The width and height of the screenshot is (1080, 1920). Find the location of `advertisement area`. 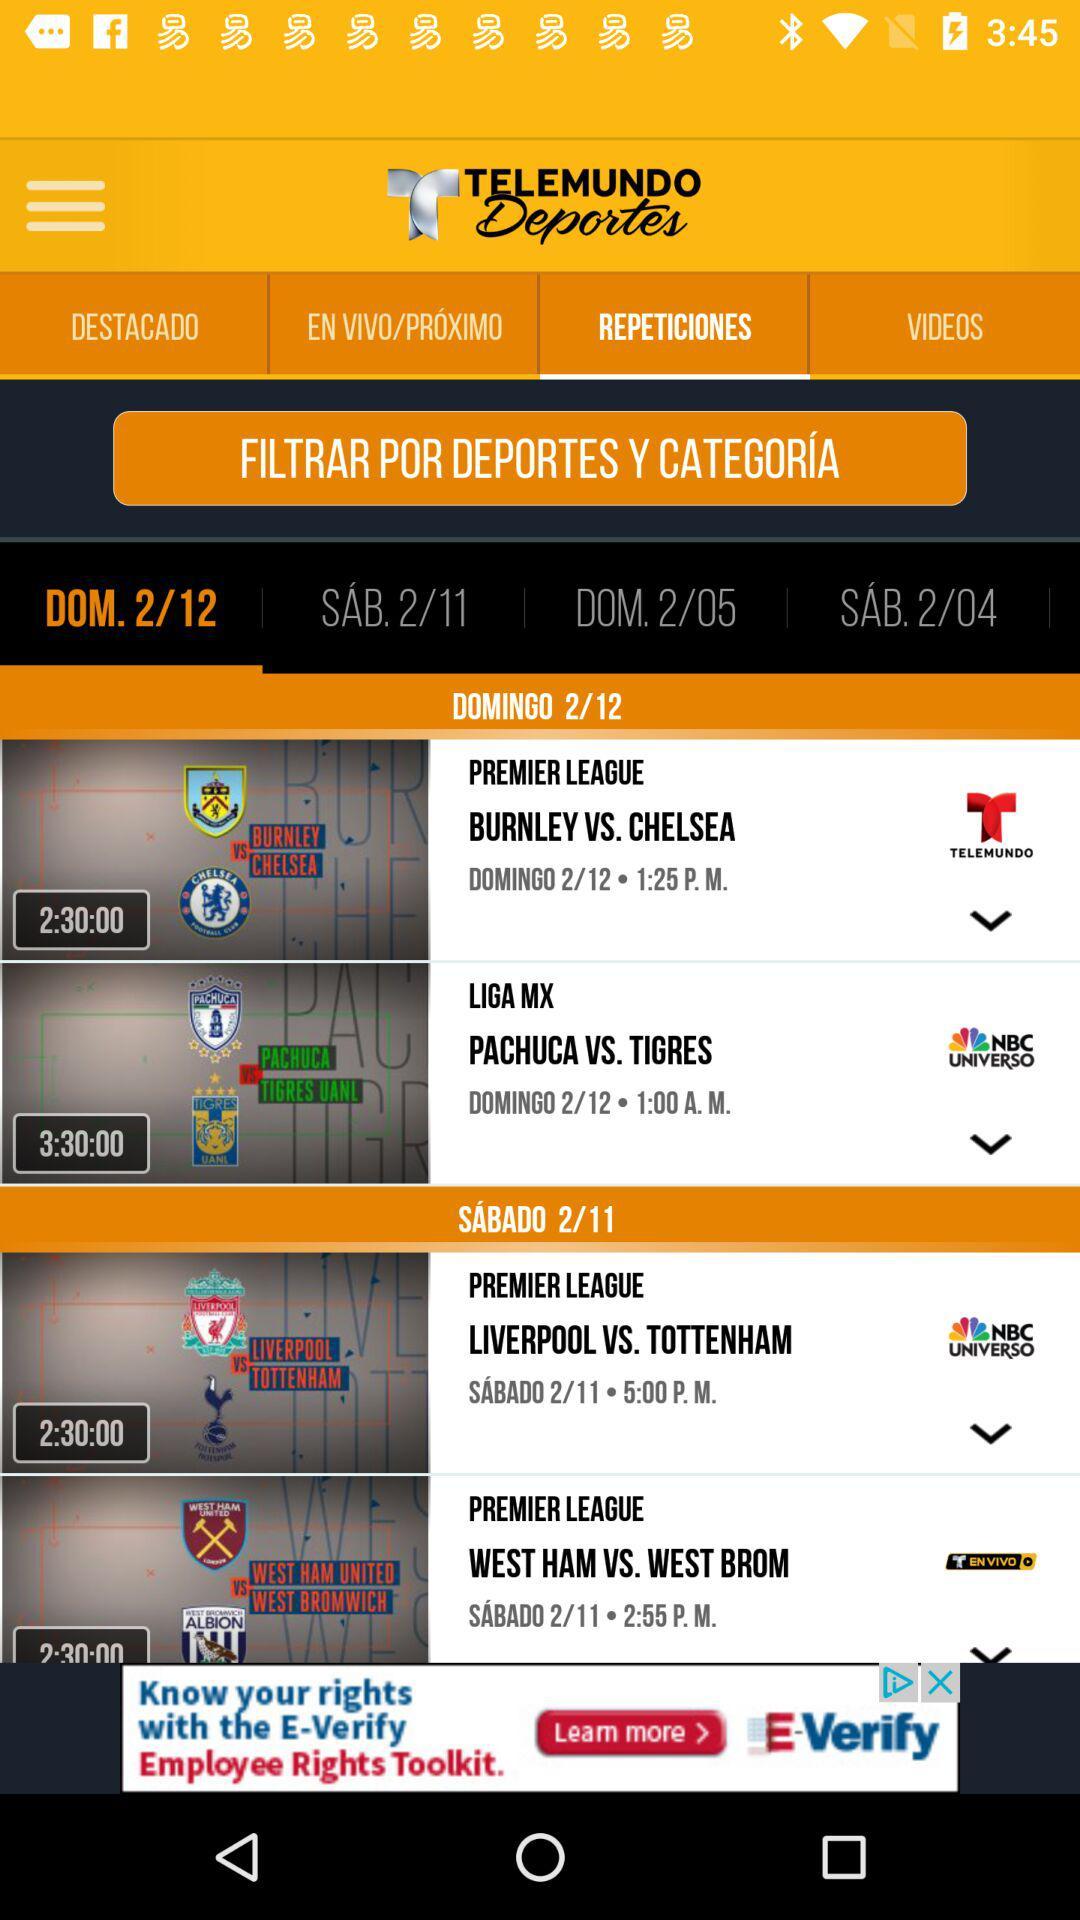

advertisement area is located at coordinates (540, 1727).